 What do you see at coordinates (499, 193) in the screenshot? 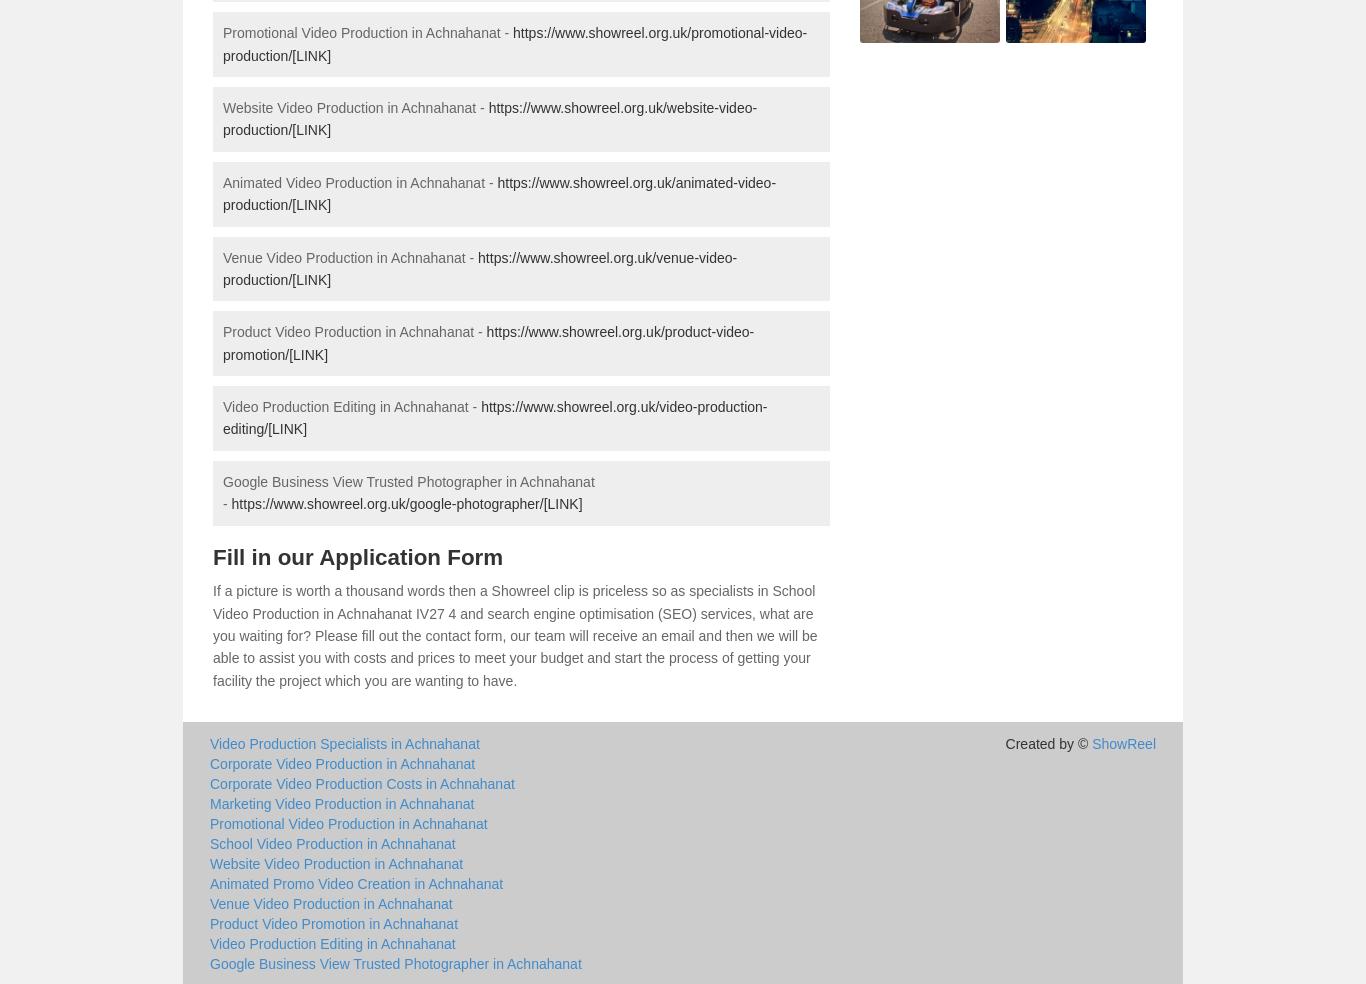
I see `'https://www.showreel.org.uk/animated-video-production/[LINK]'` at bounding box center [499, 193].